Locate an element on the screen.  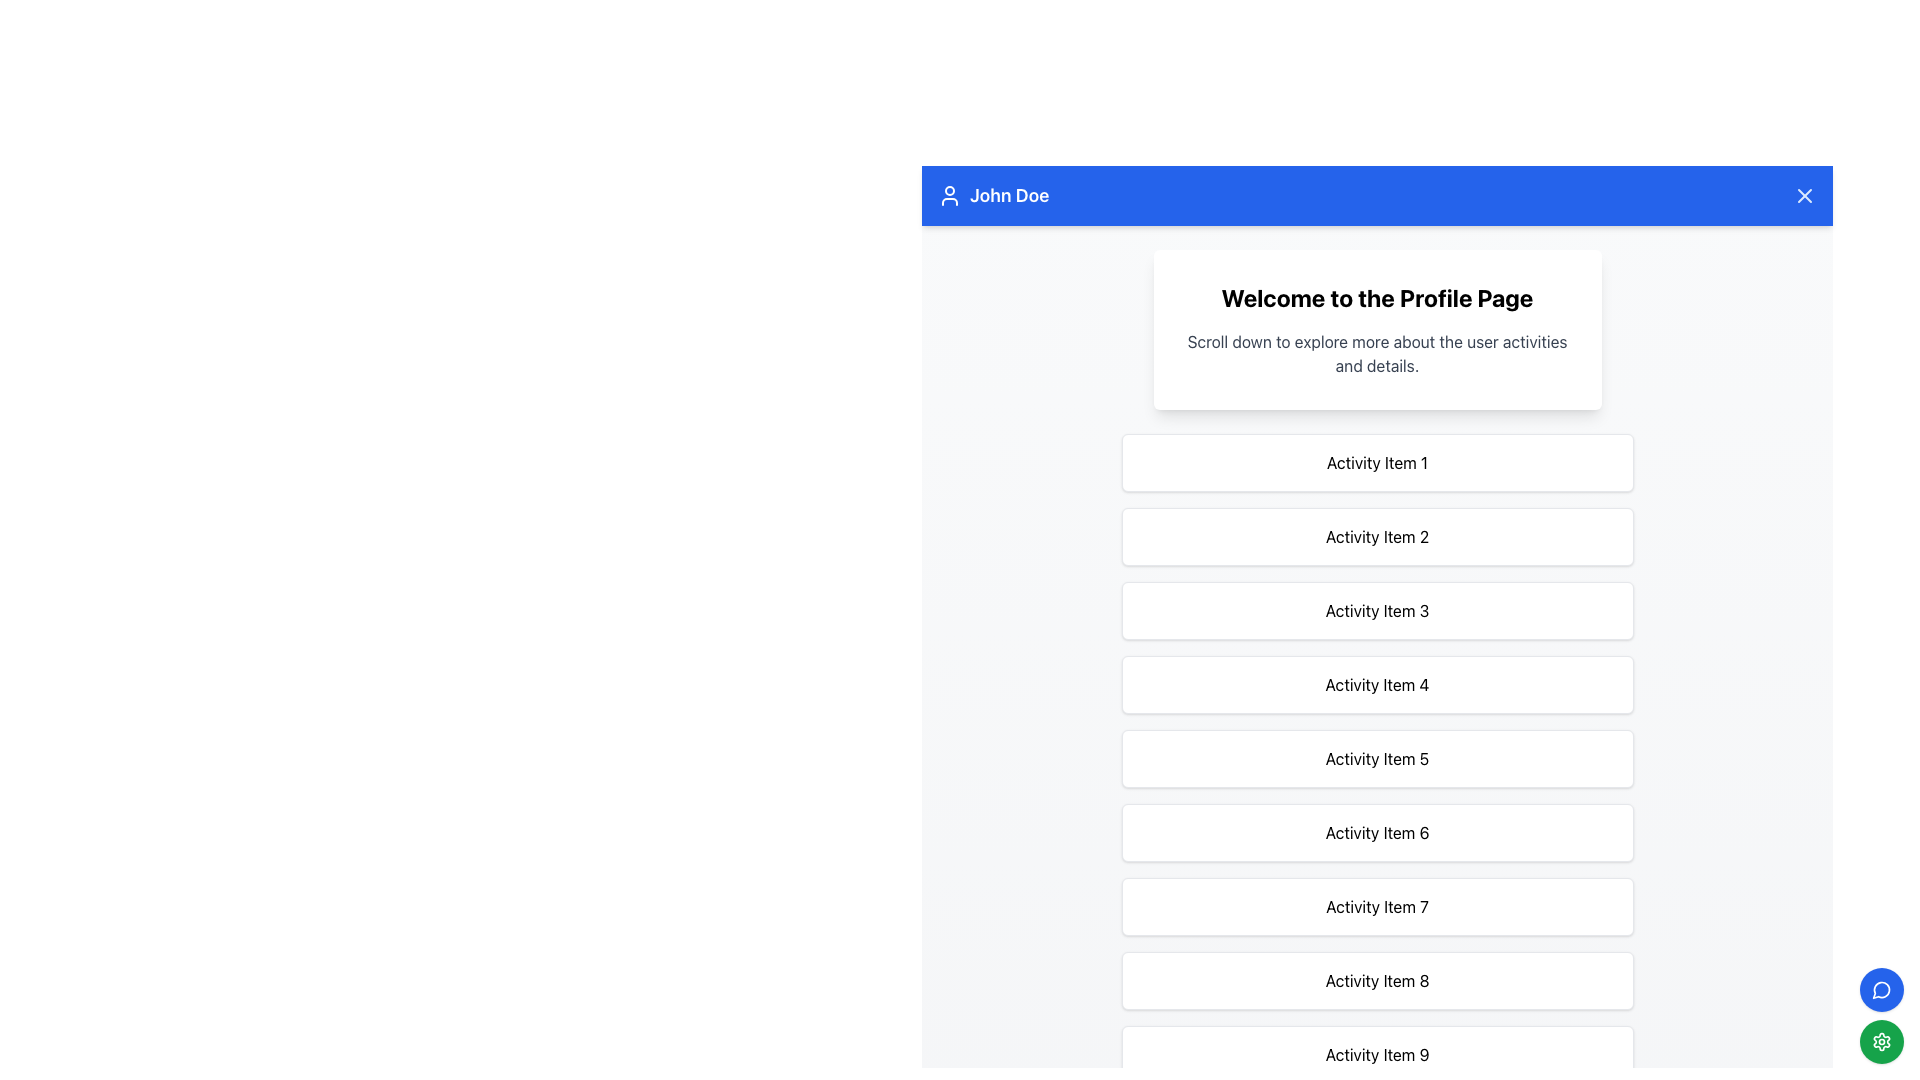
the gear icon inside the green circle located in the bottom-right corner of the interface is located at coordinates (1880, 1040).